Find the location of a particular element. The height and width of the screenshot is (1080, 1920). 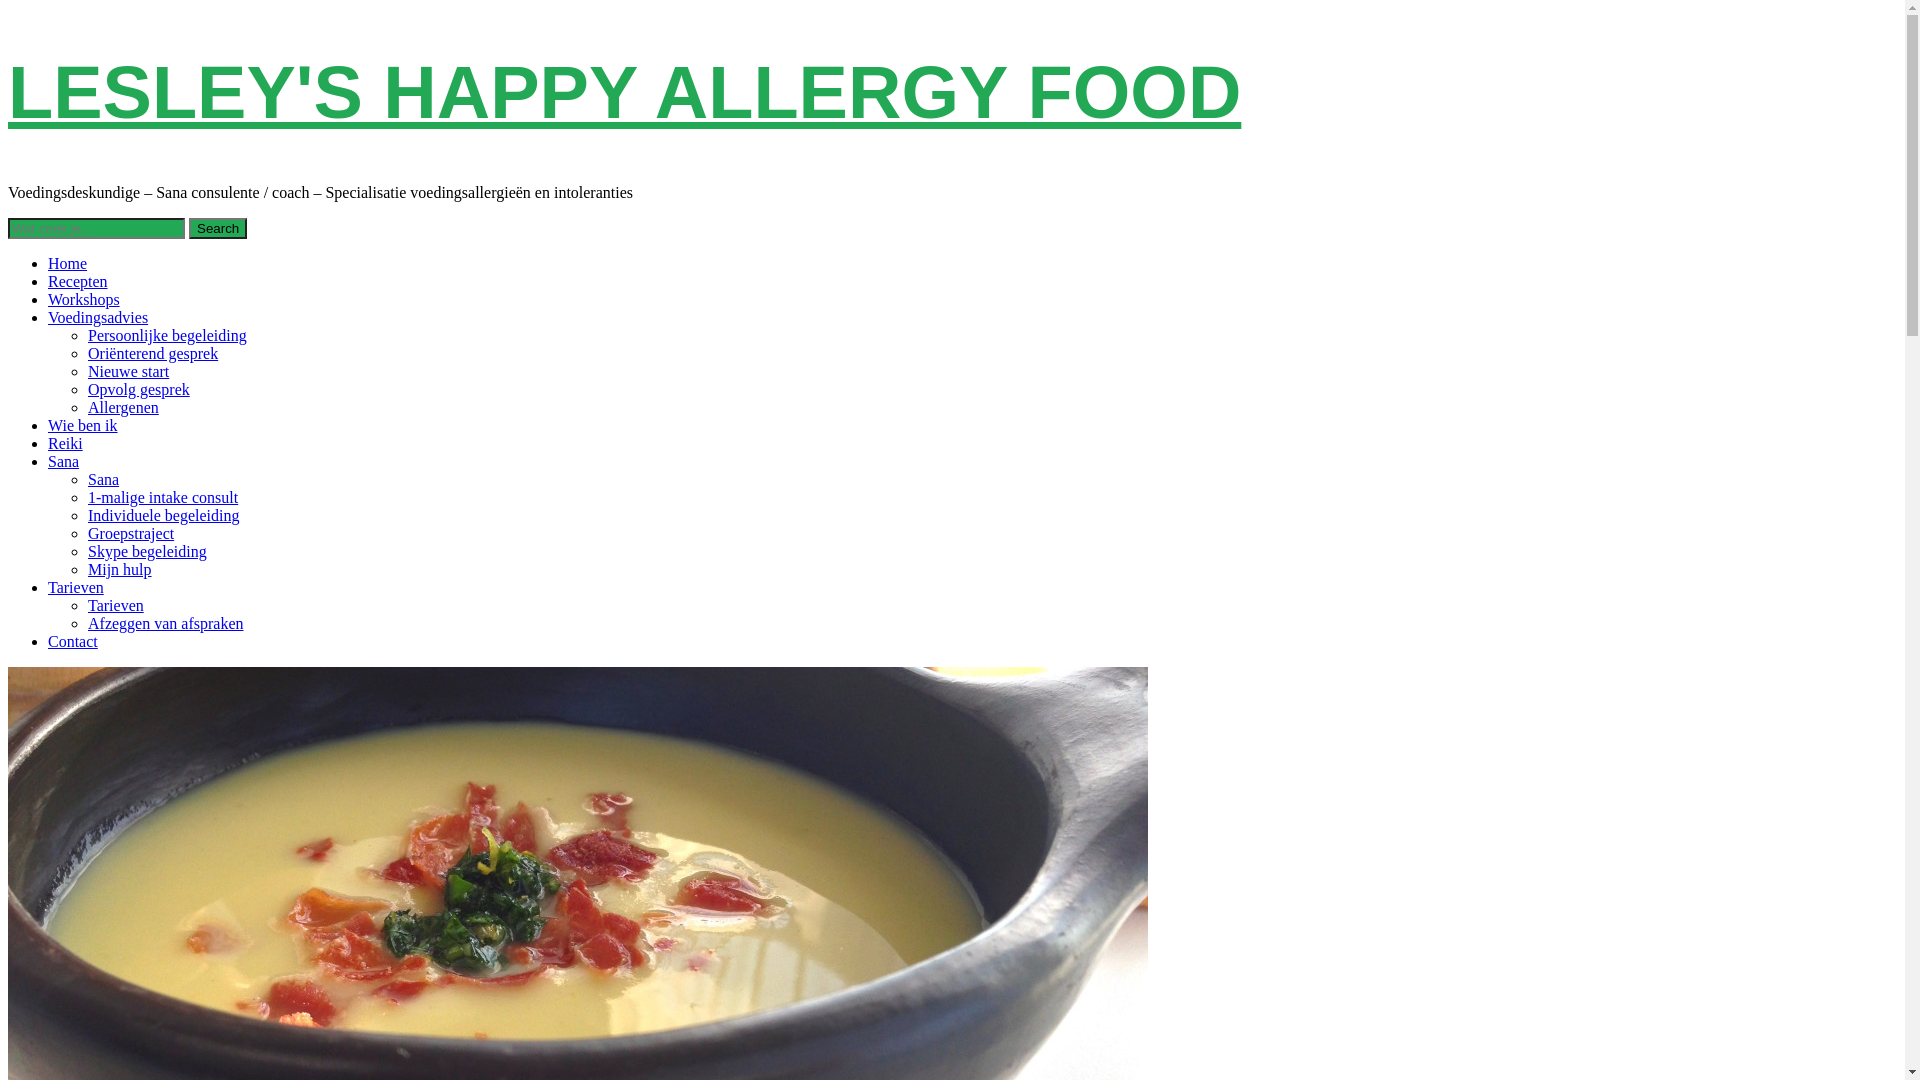

'Workshops' is located at coordinates (82, 299).